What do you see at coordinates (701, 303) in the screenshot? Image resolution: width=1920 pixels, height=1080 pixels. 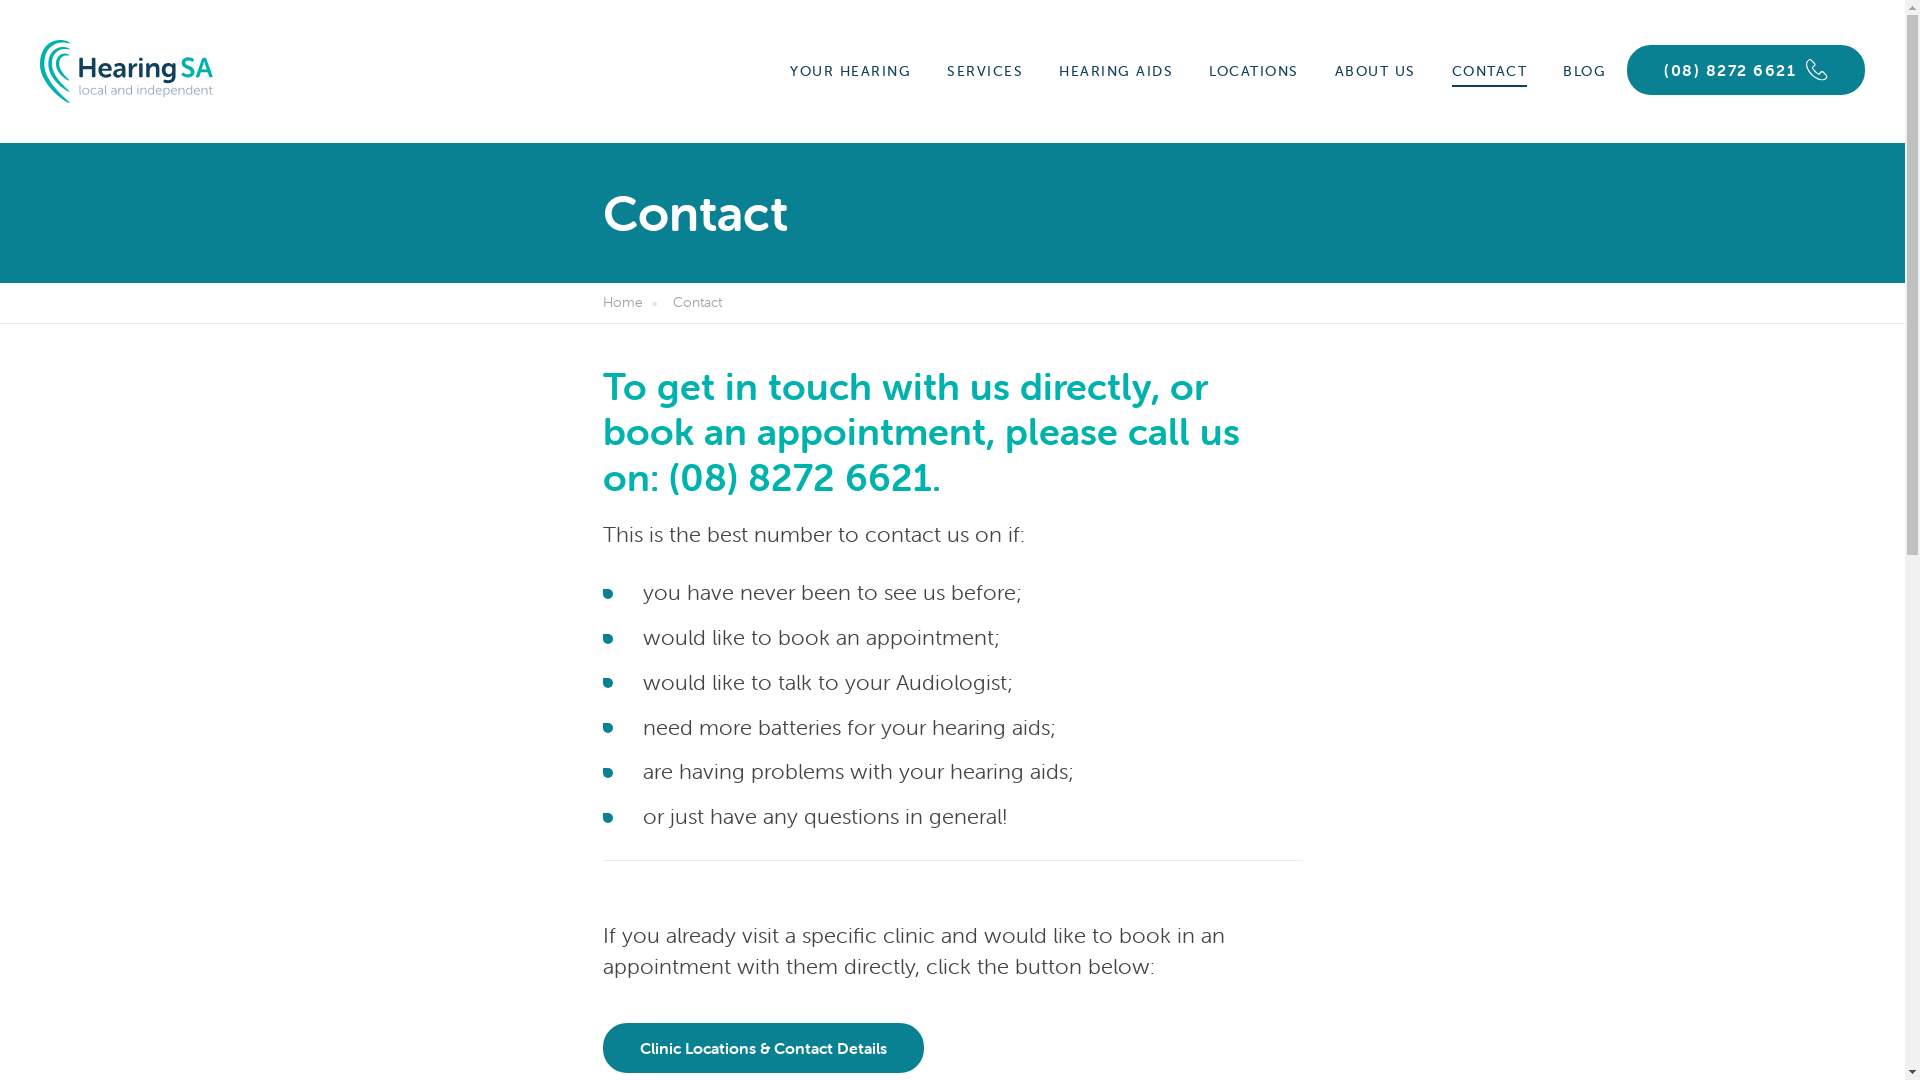 I see `'Contact'` at bounding box center [701, 303].